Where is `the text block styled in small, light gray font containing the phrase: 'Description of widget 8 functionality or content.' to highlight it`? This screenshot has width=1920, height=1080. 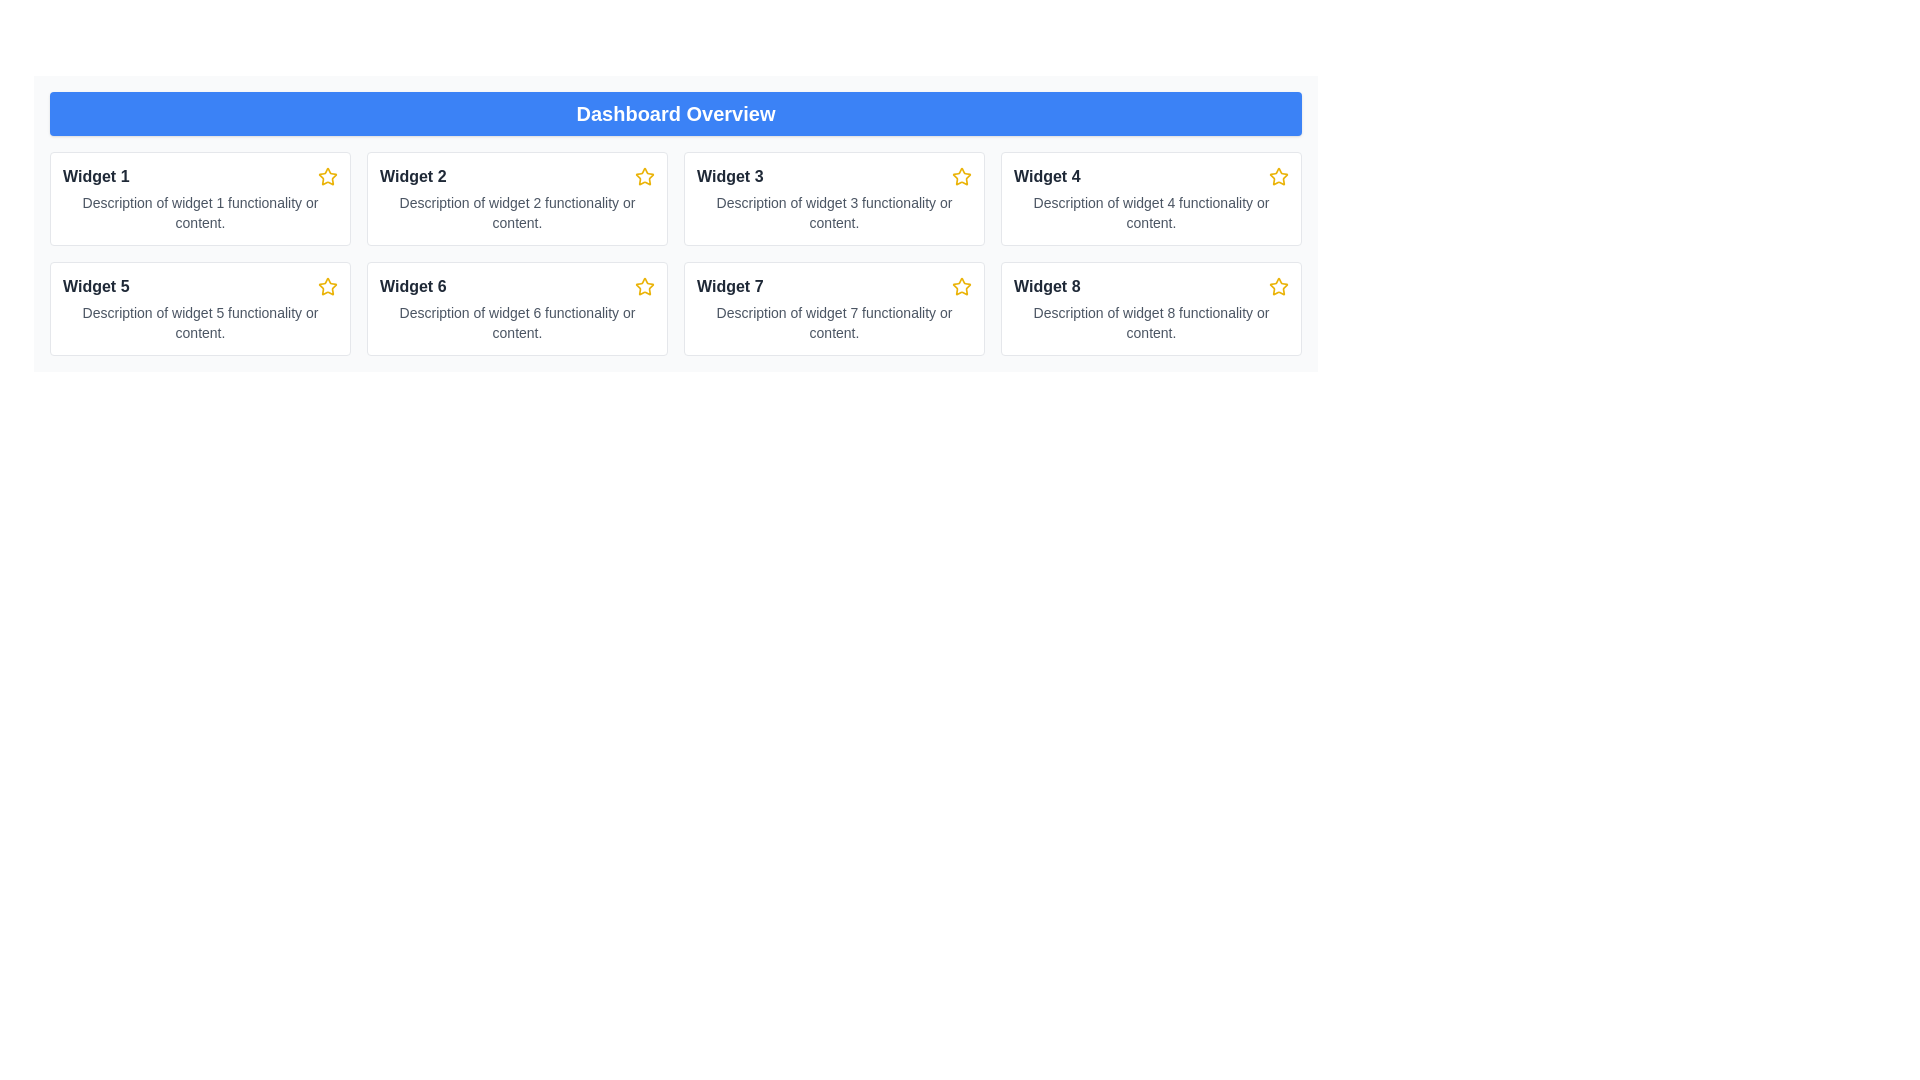 the text block styled in small, light gray font containing the phrase: 'Description of widget 8 functionality or content.' to highlight it is located at coordinates (1151, 322).